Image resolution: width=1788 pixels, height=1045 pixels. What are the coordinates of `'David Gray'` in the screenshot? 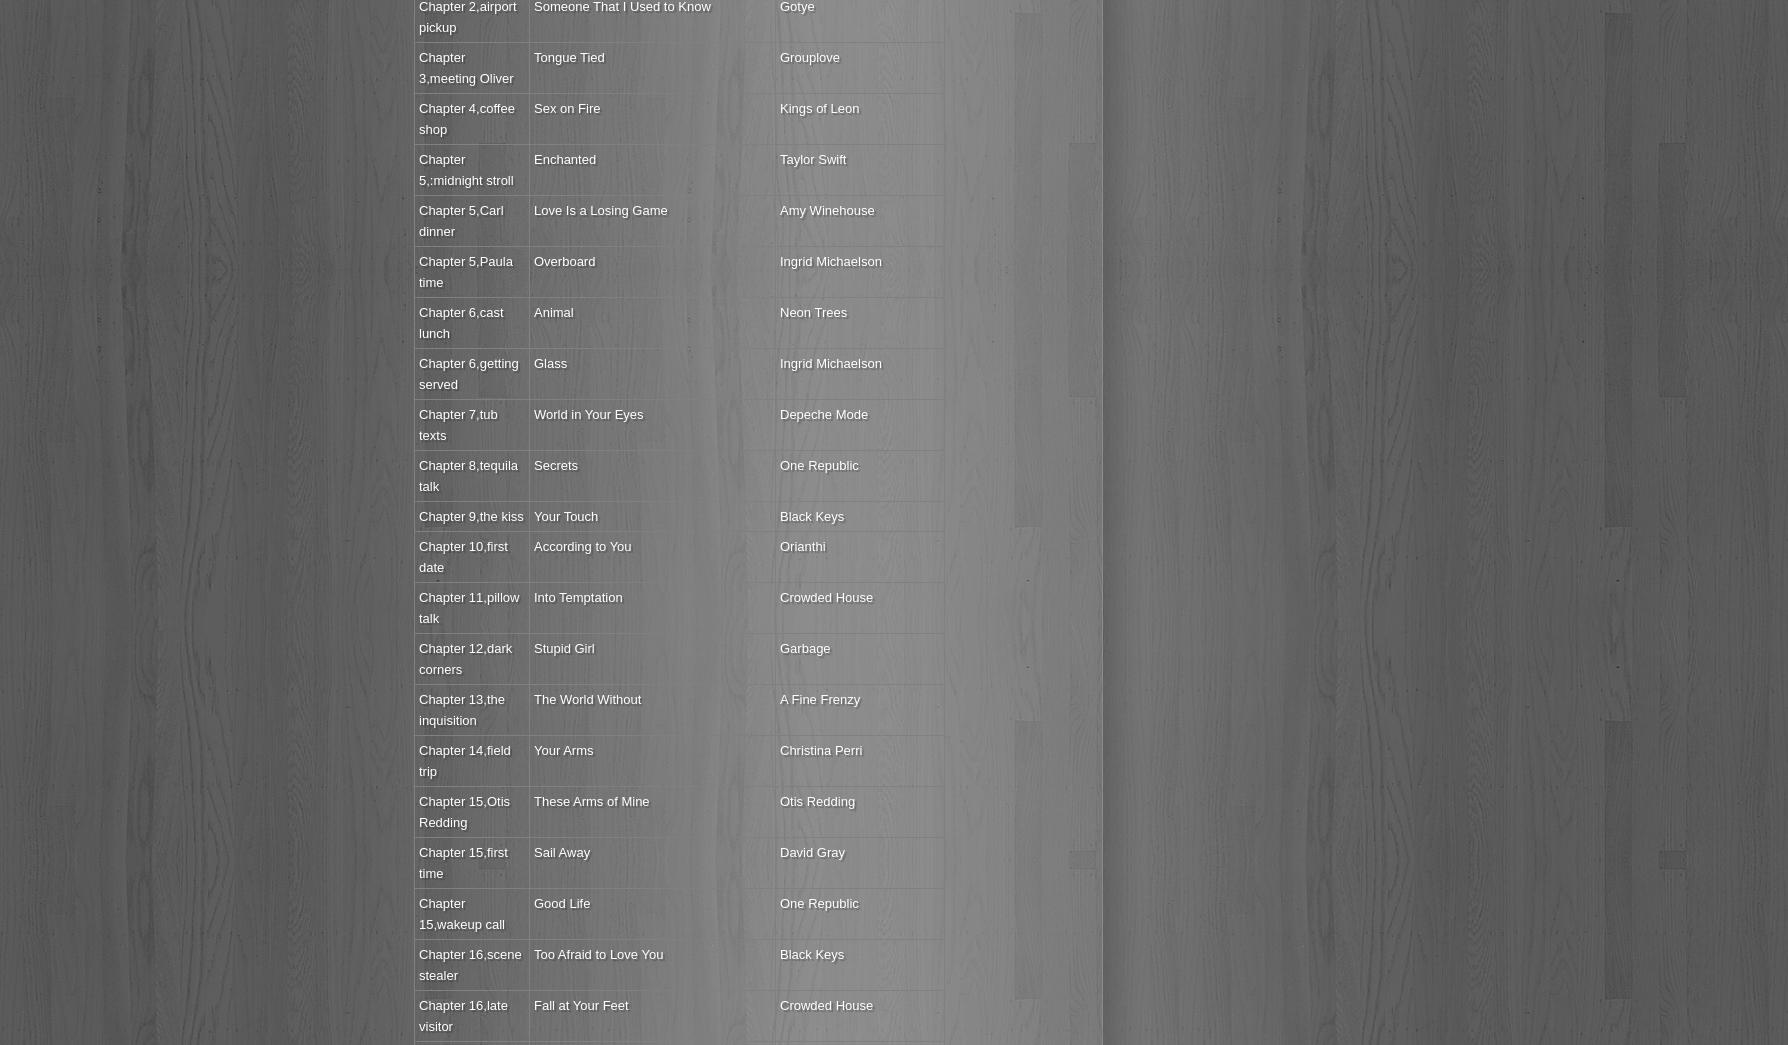 It's located at (811, 851).